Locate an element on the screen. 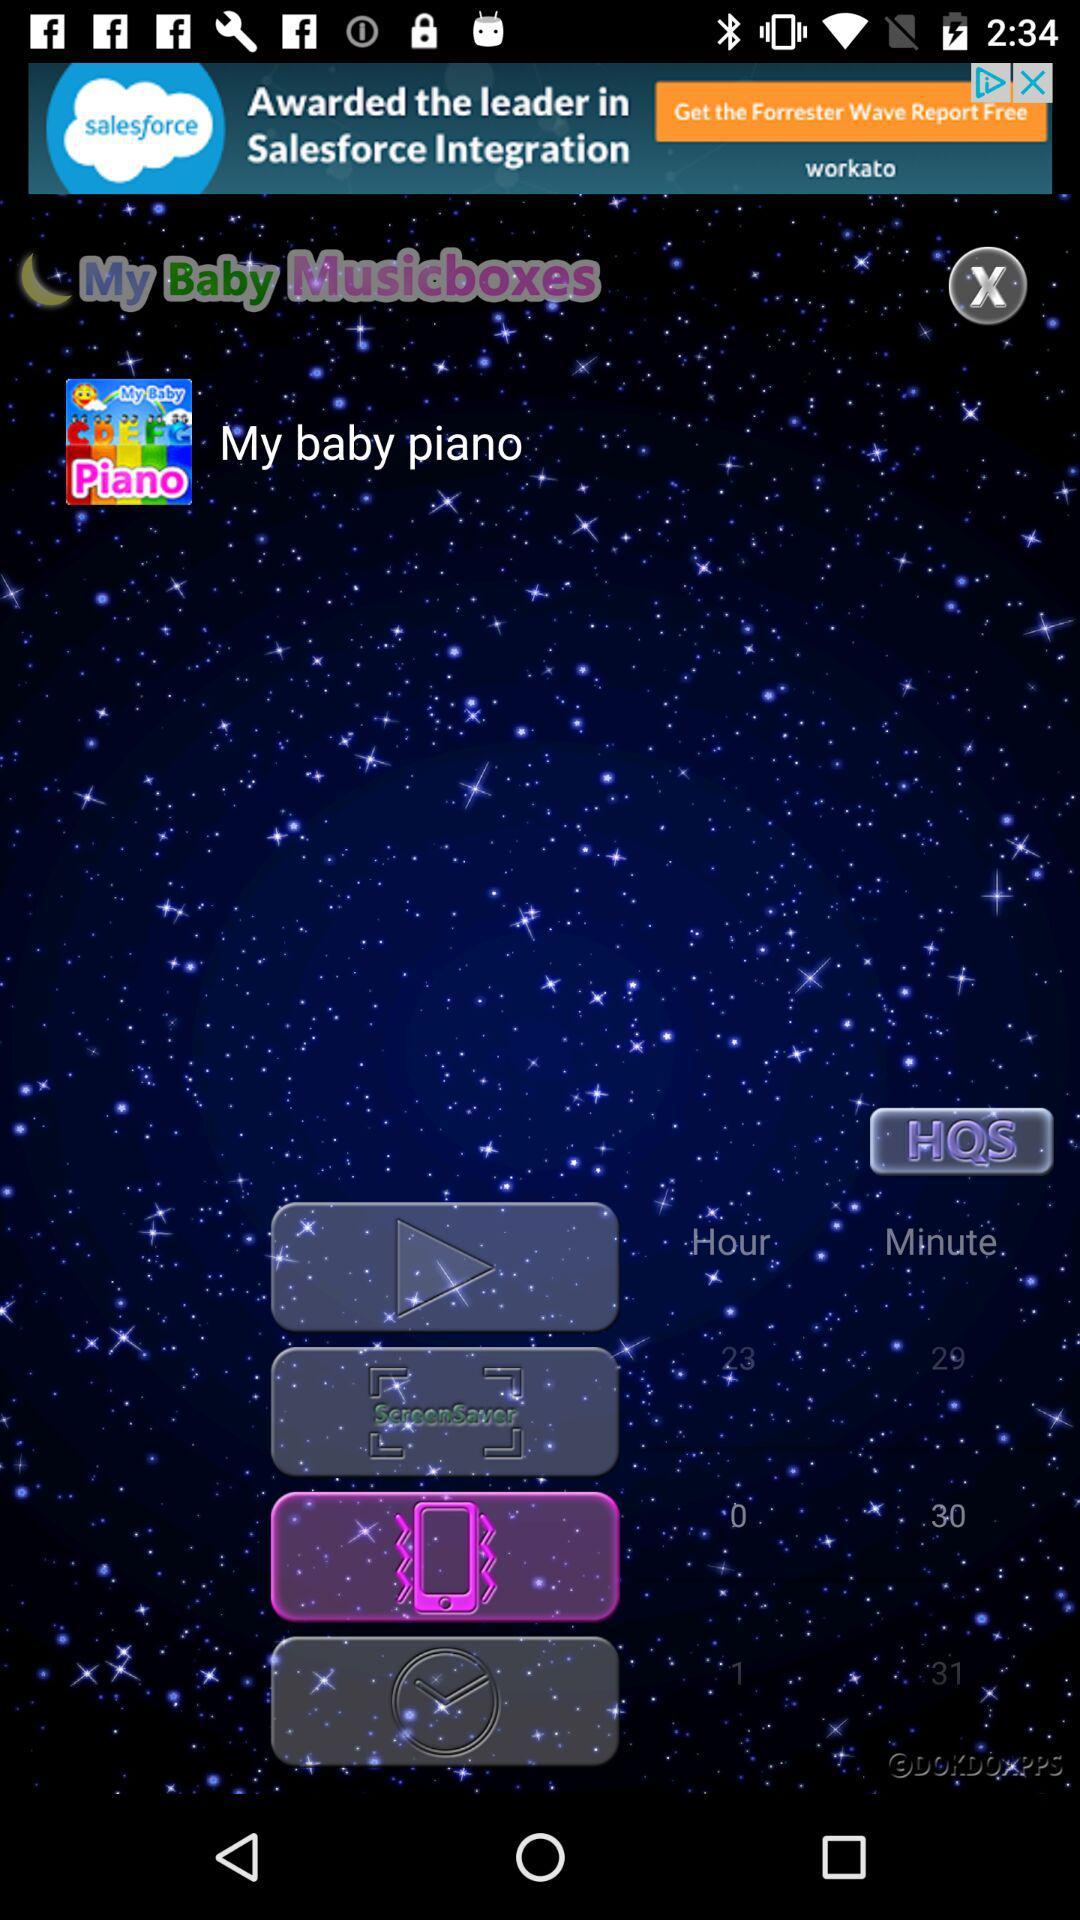 Image resolution: width=1080 pixels, height=1920 pixels. timer is located at coordinates (444, 1701).